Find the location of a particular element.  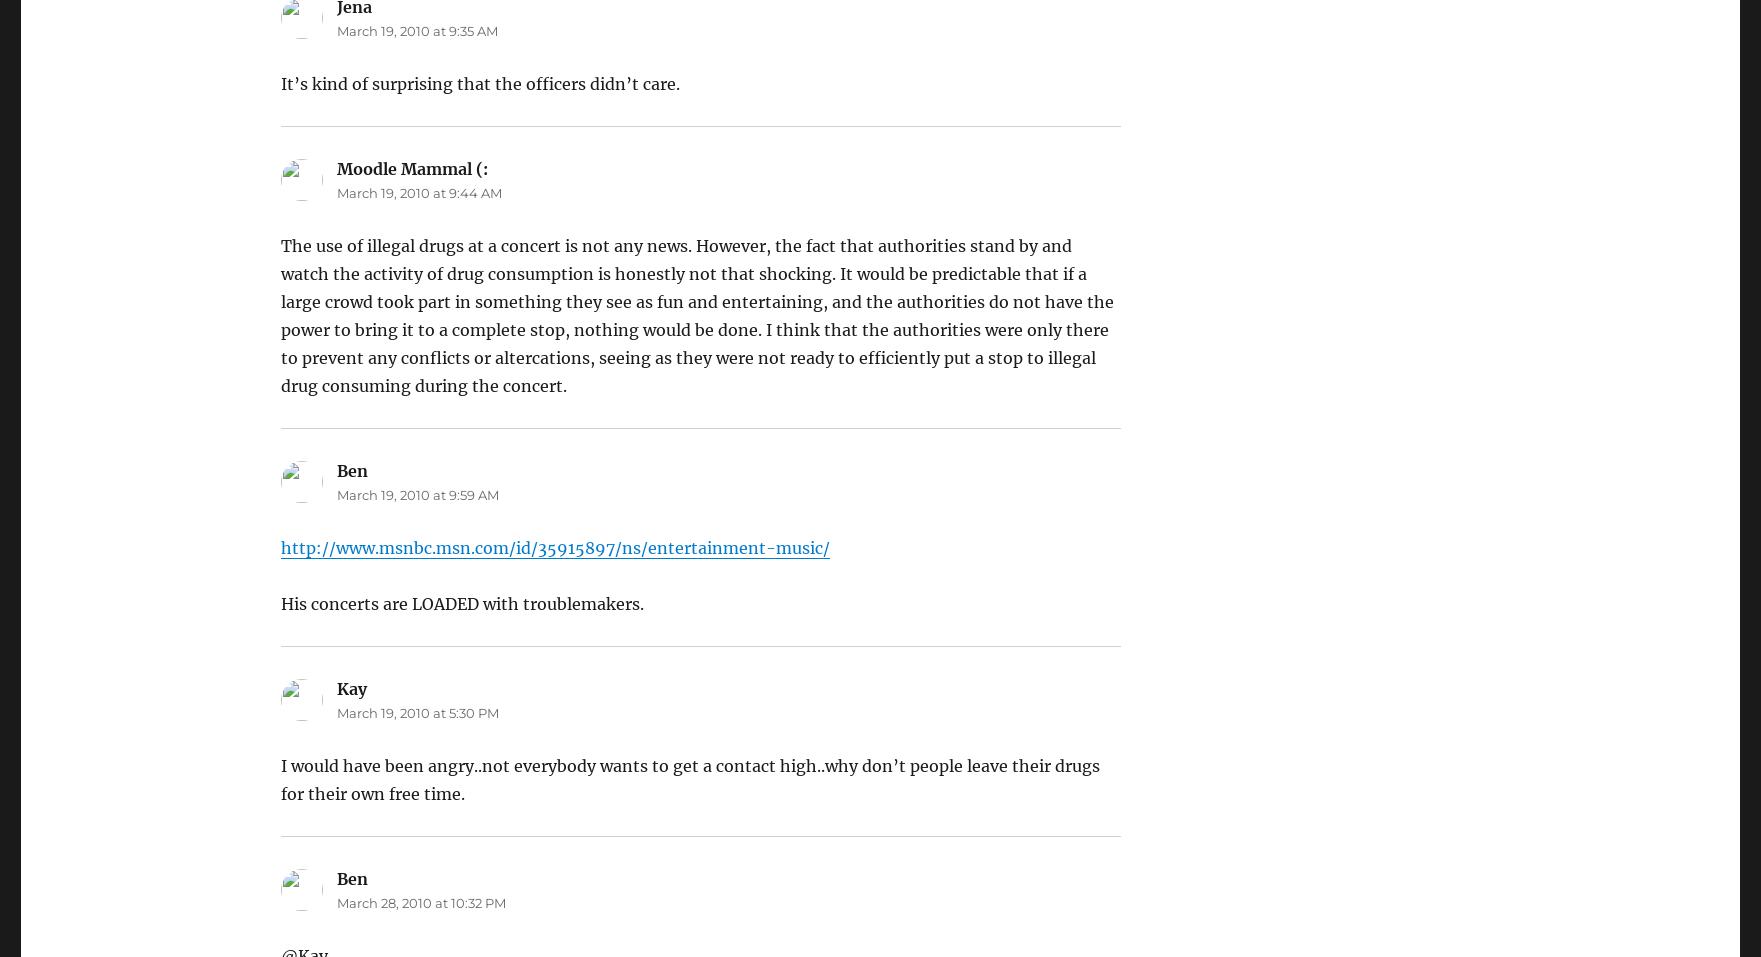

'Moodle Mammal (:' is located at coordinates (334, 169).